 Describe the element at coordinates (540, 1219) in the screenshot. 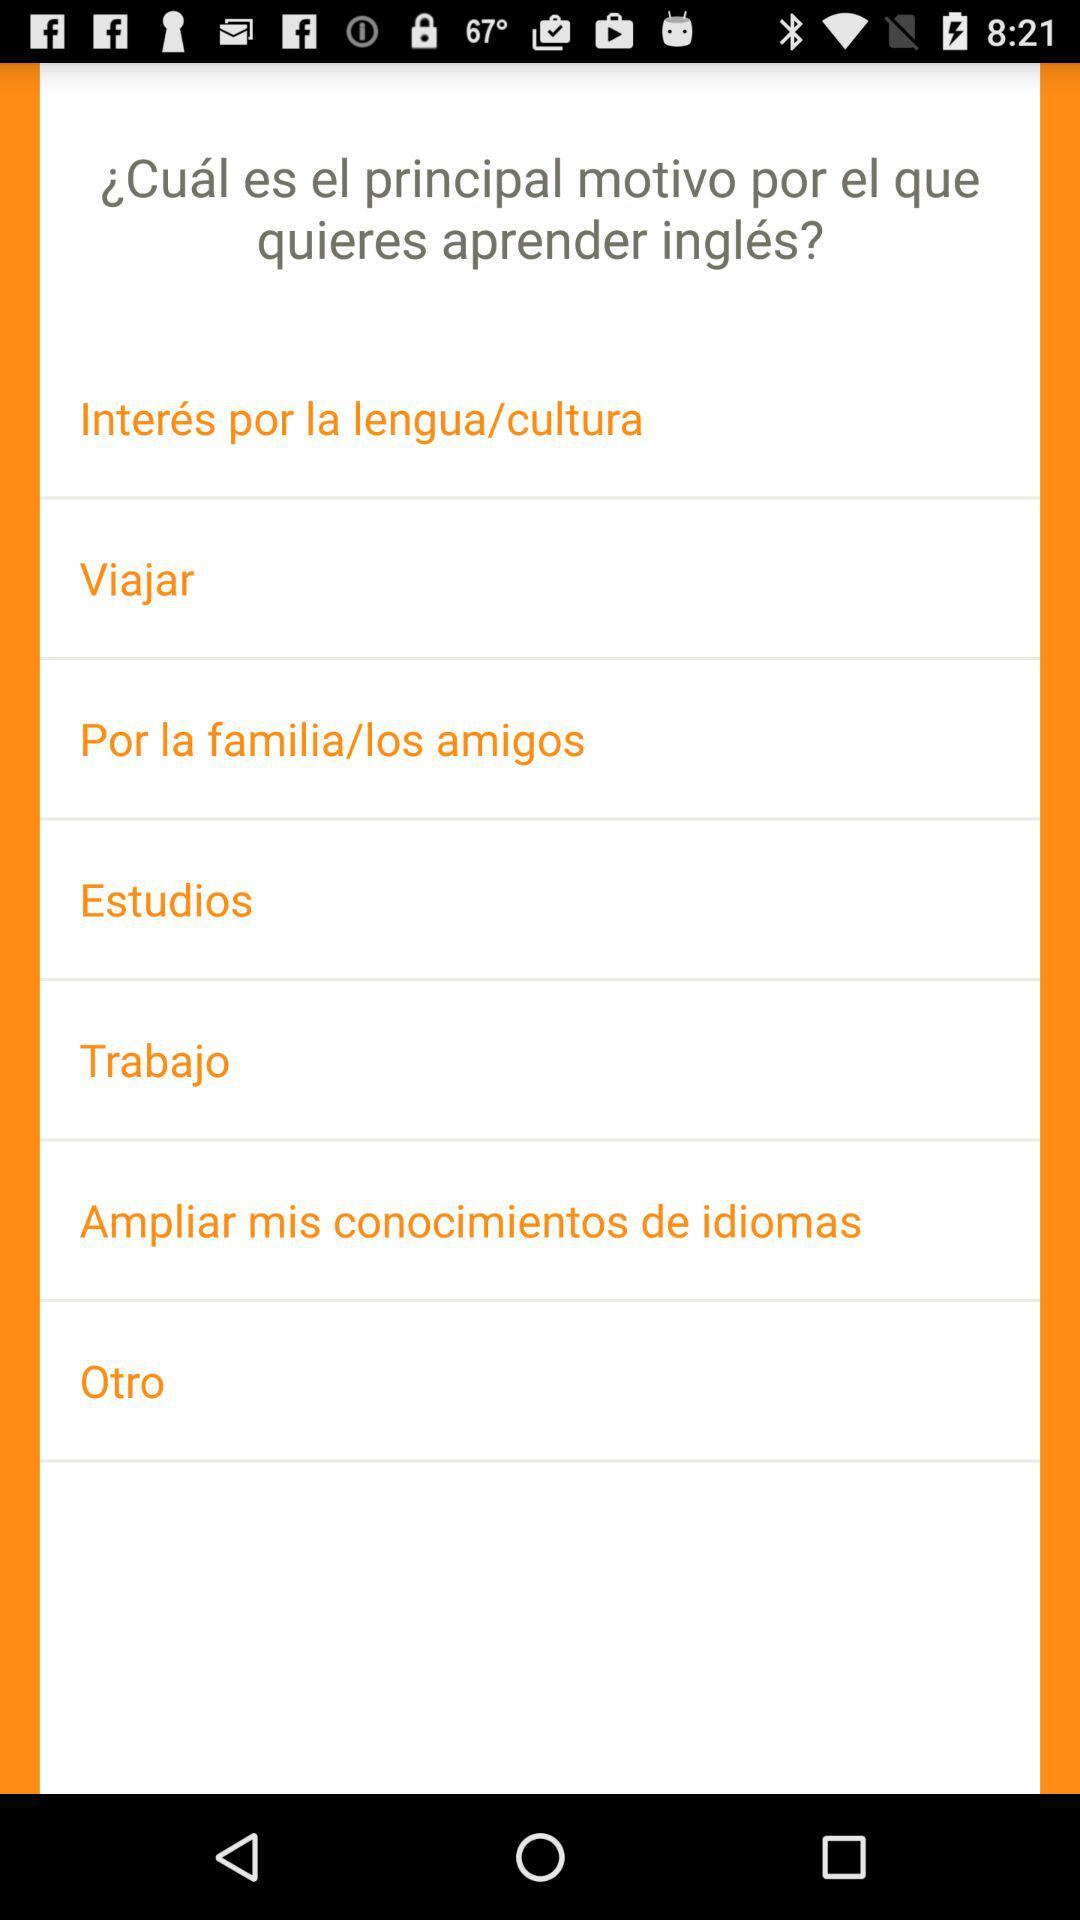

I see `the ampliar mis conocimientos item` at that location.